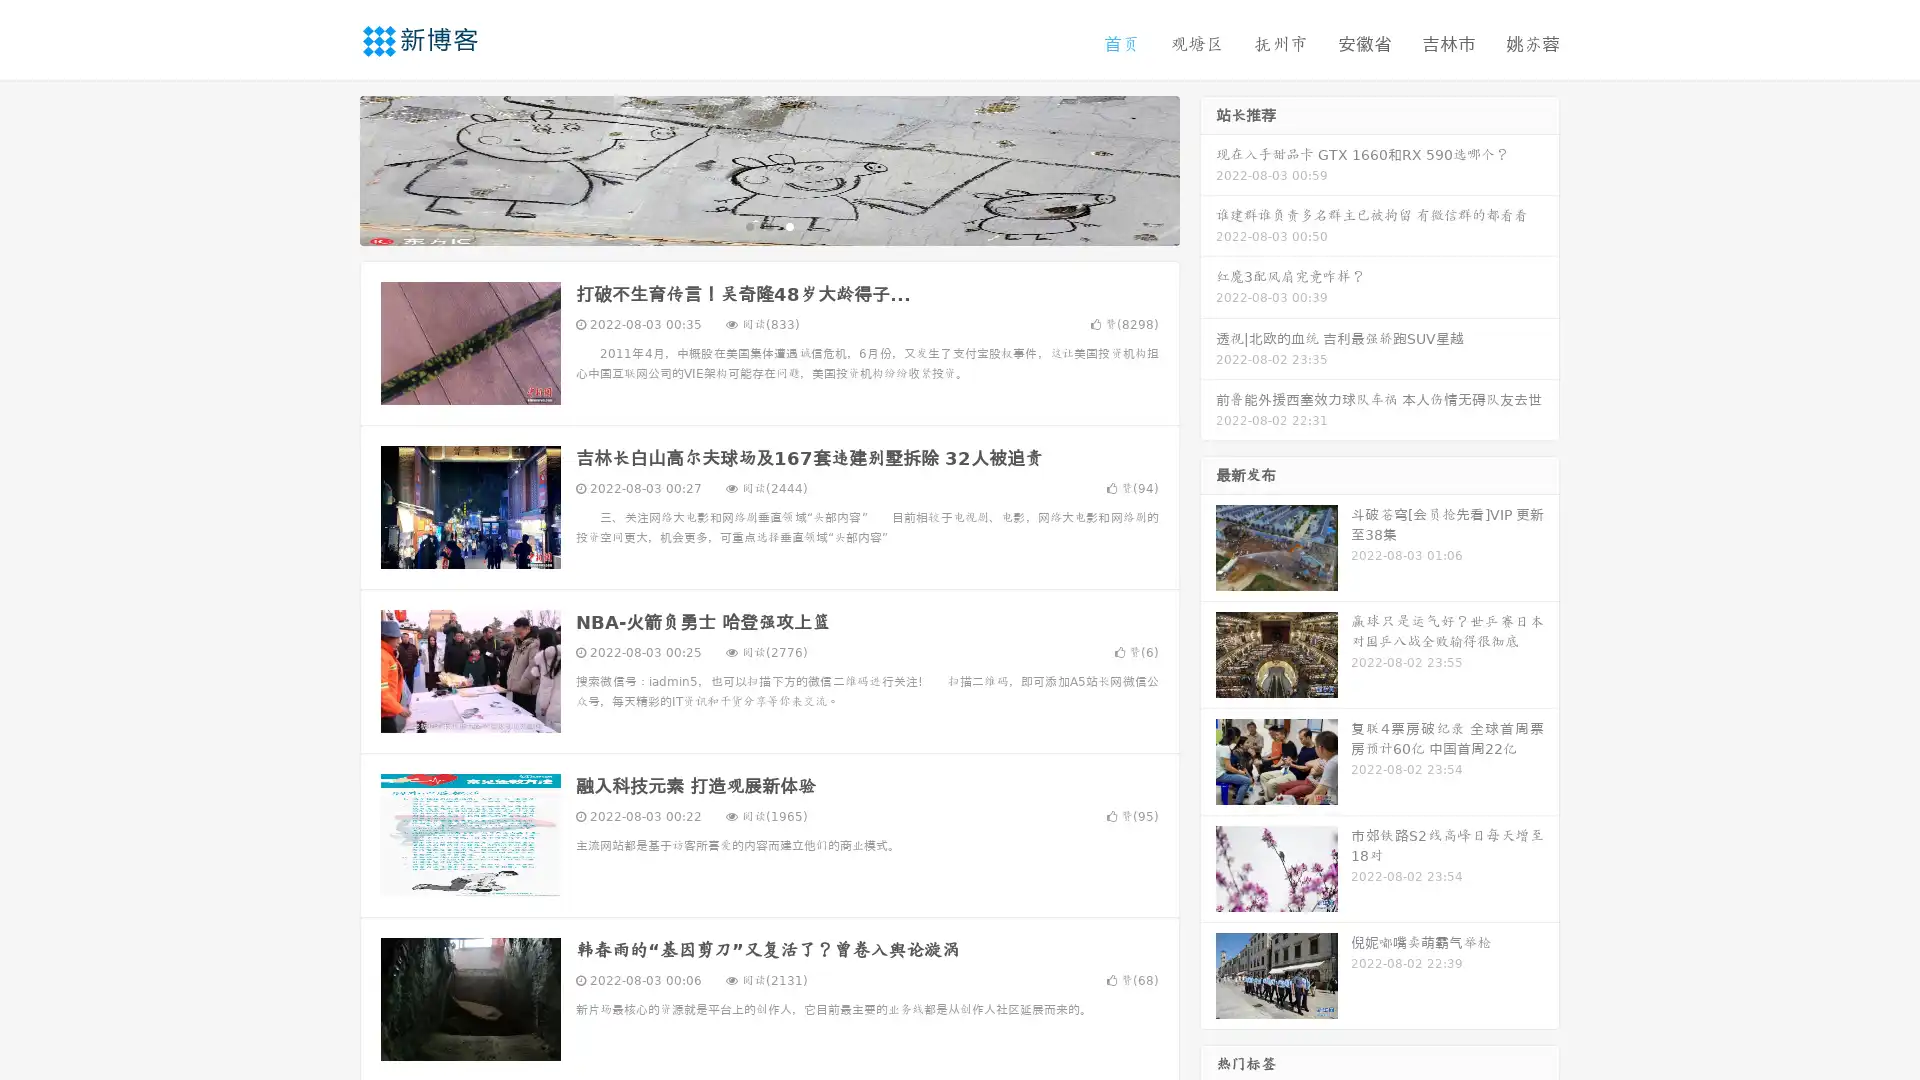 Image resolution: width=1920 pixels, height=1080 pixels. What do you see at coordinates (1208, 168) in the screenshot?
I see `Next slide` at bounding box center [1208, 168].